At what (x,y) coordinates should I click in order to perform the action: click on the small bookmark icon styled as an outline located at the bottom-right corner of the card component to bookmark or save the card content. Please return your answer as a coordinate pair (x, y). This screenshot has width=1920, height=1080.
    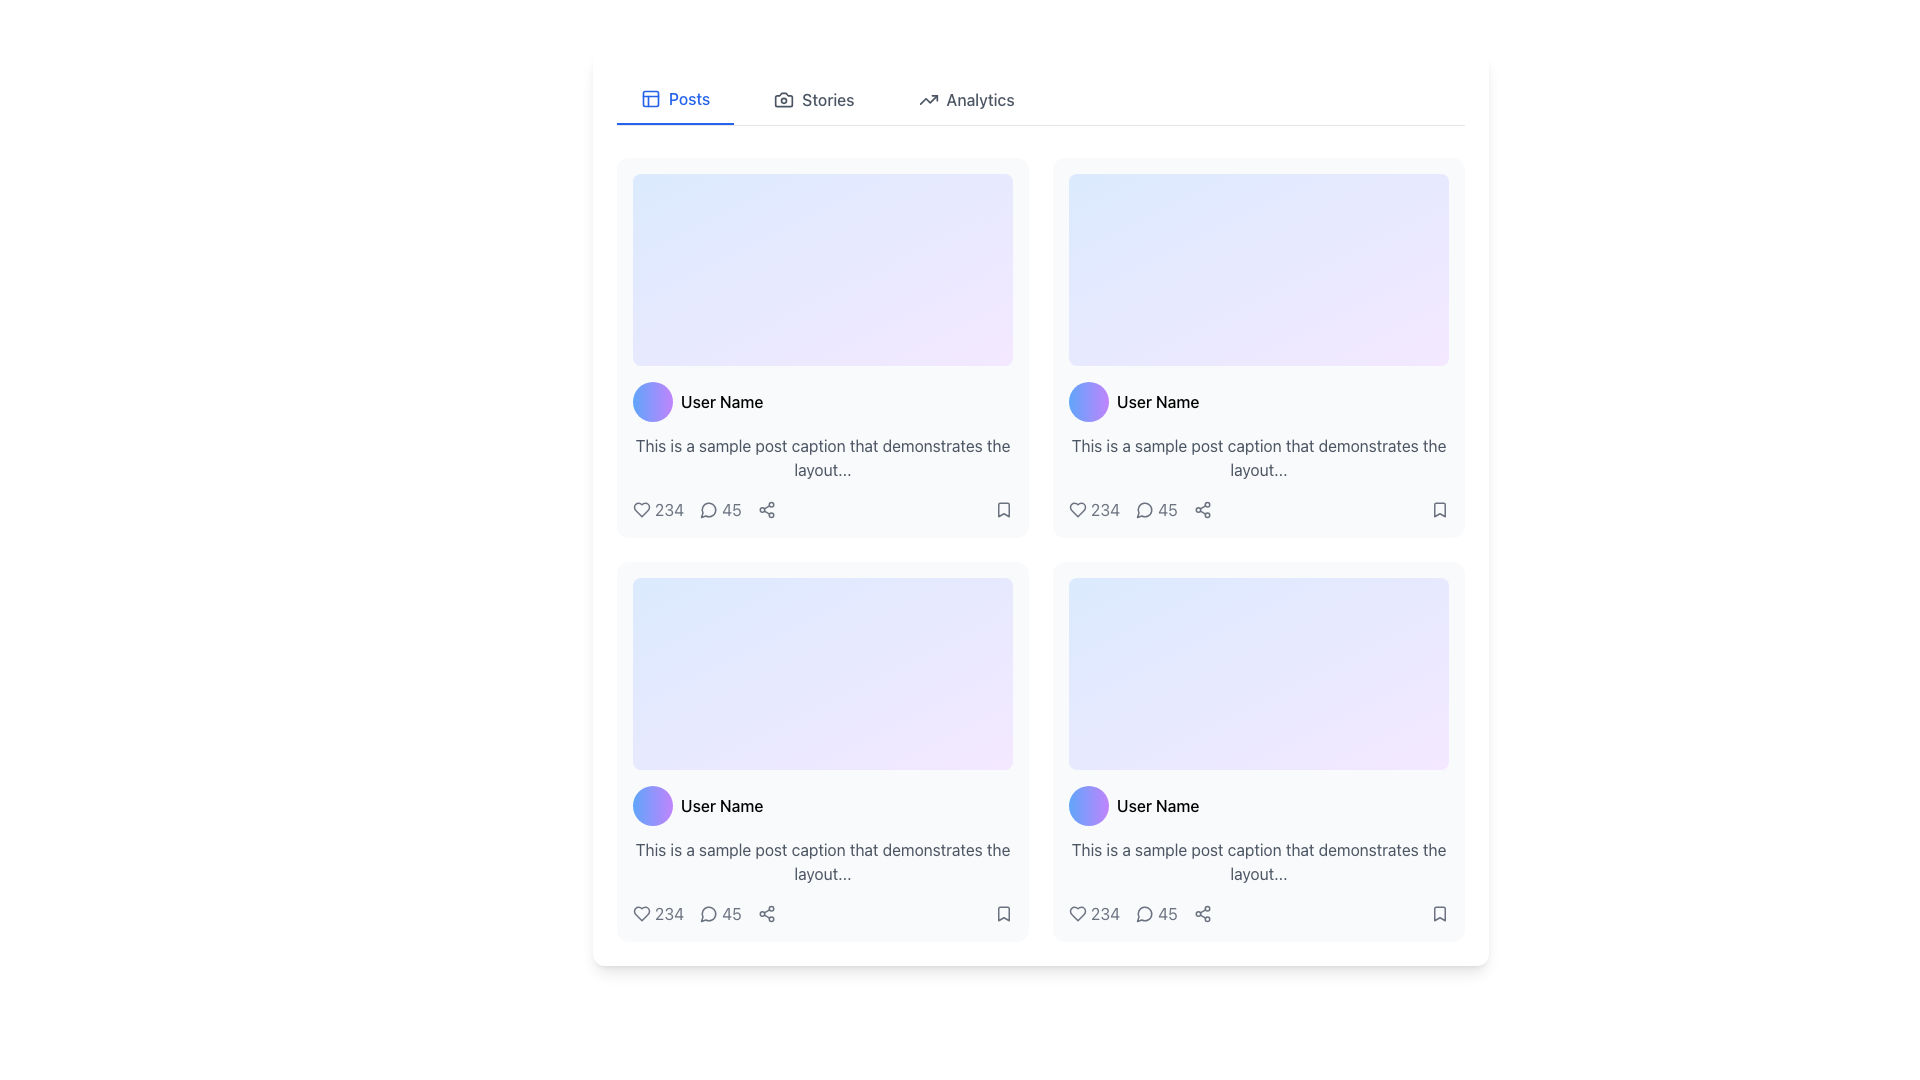
    Looking at the image, I should click on (1003, 914).